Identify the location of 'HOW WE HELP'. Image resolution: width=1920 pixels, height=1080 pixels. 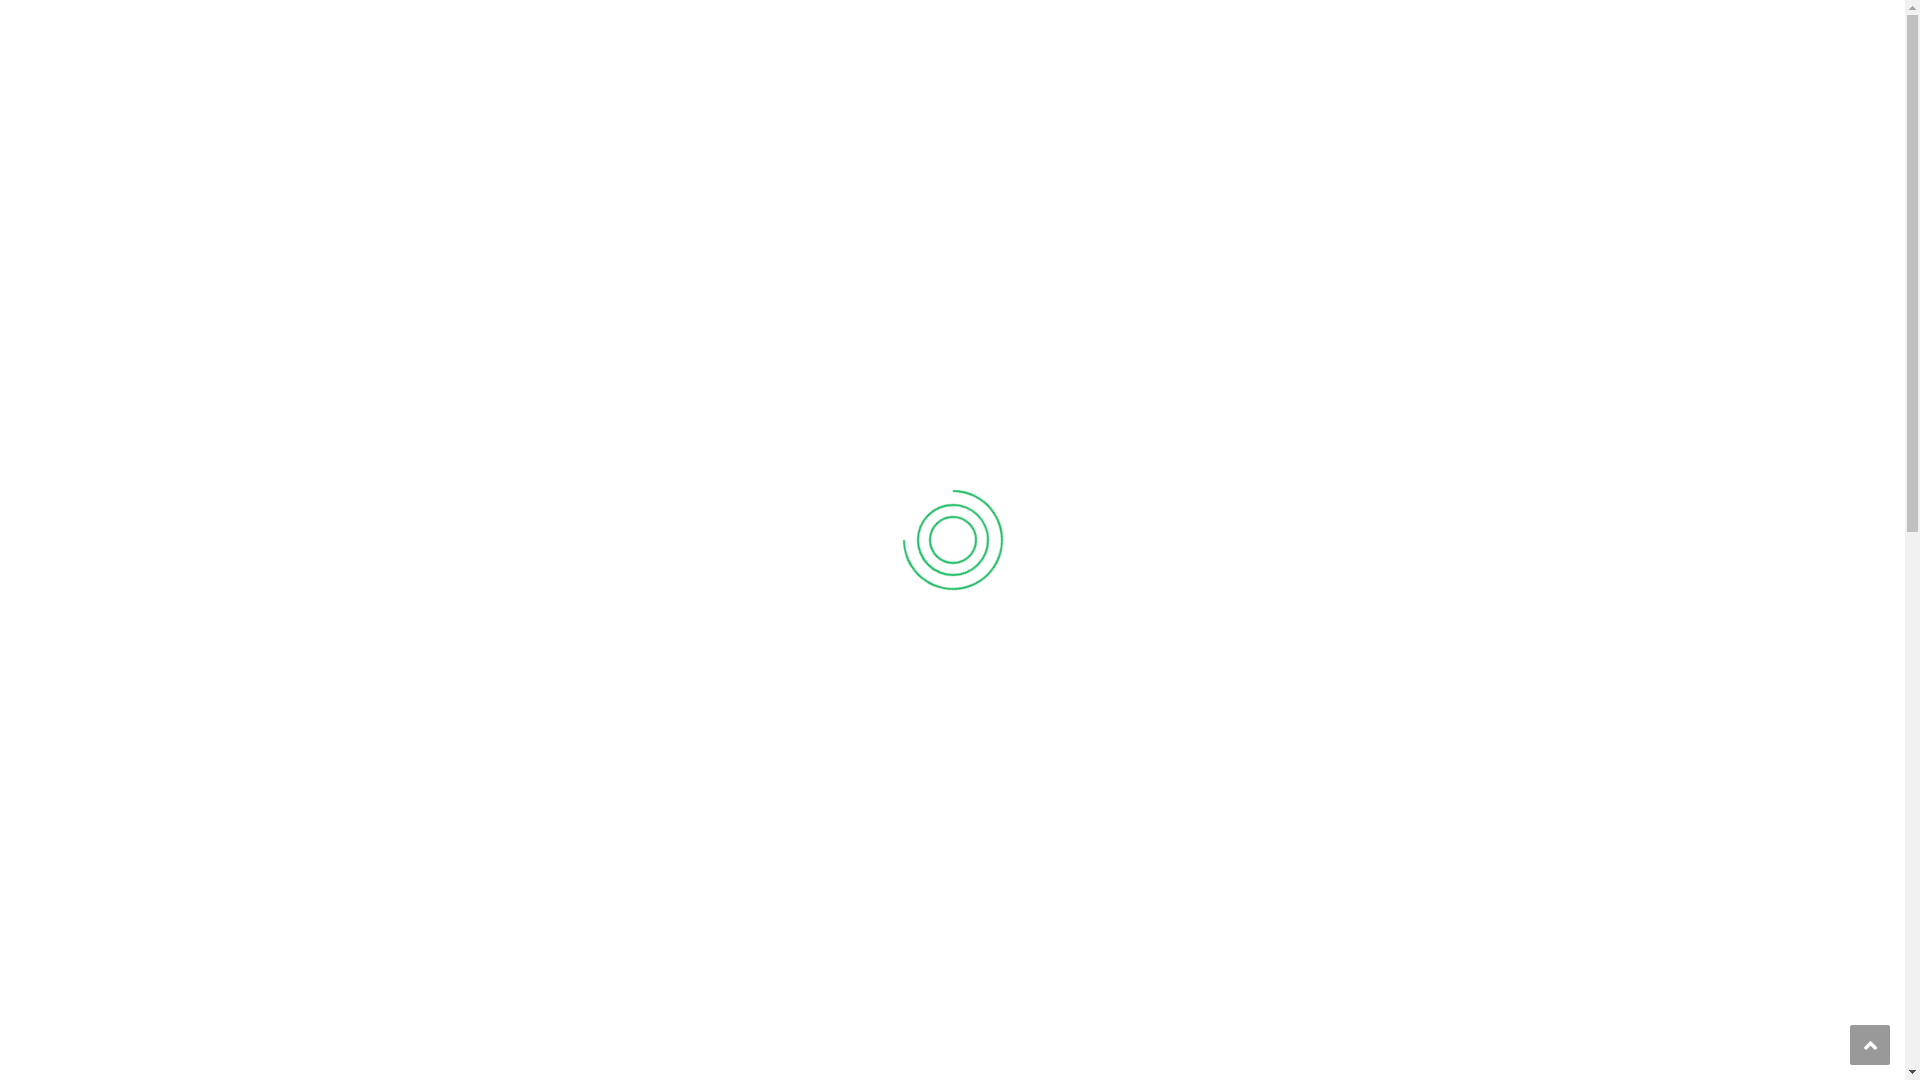
(901, 91).